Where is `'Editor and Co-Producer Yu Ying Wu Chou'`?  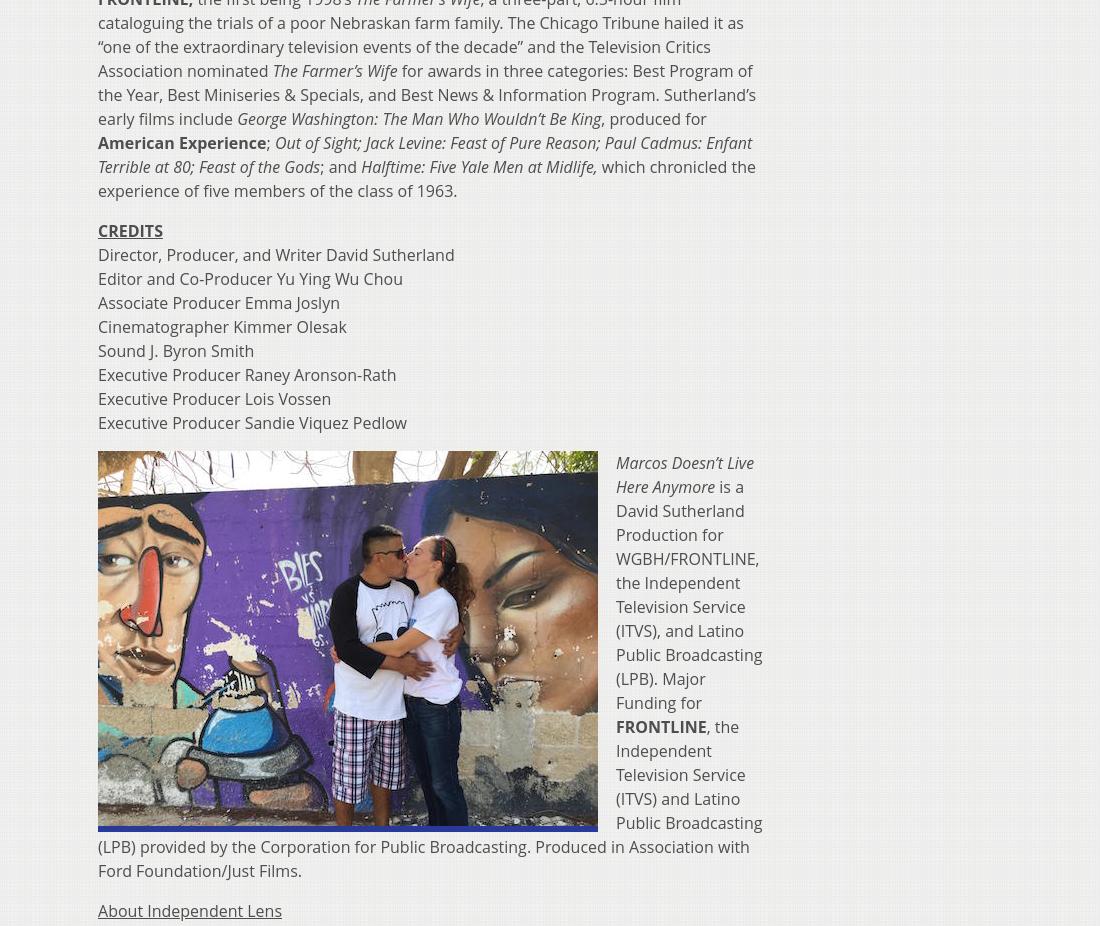
'Editor and Co-Producer Yu Ying Wu Chou' is located at coordinates (250, 277).